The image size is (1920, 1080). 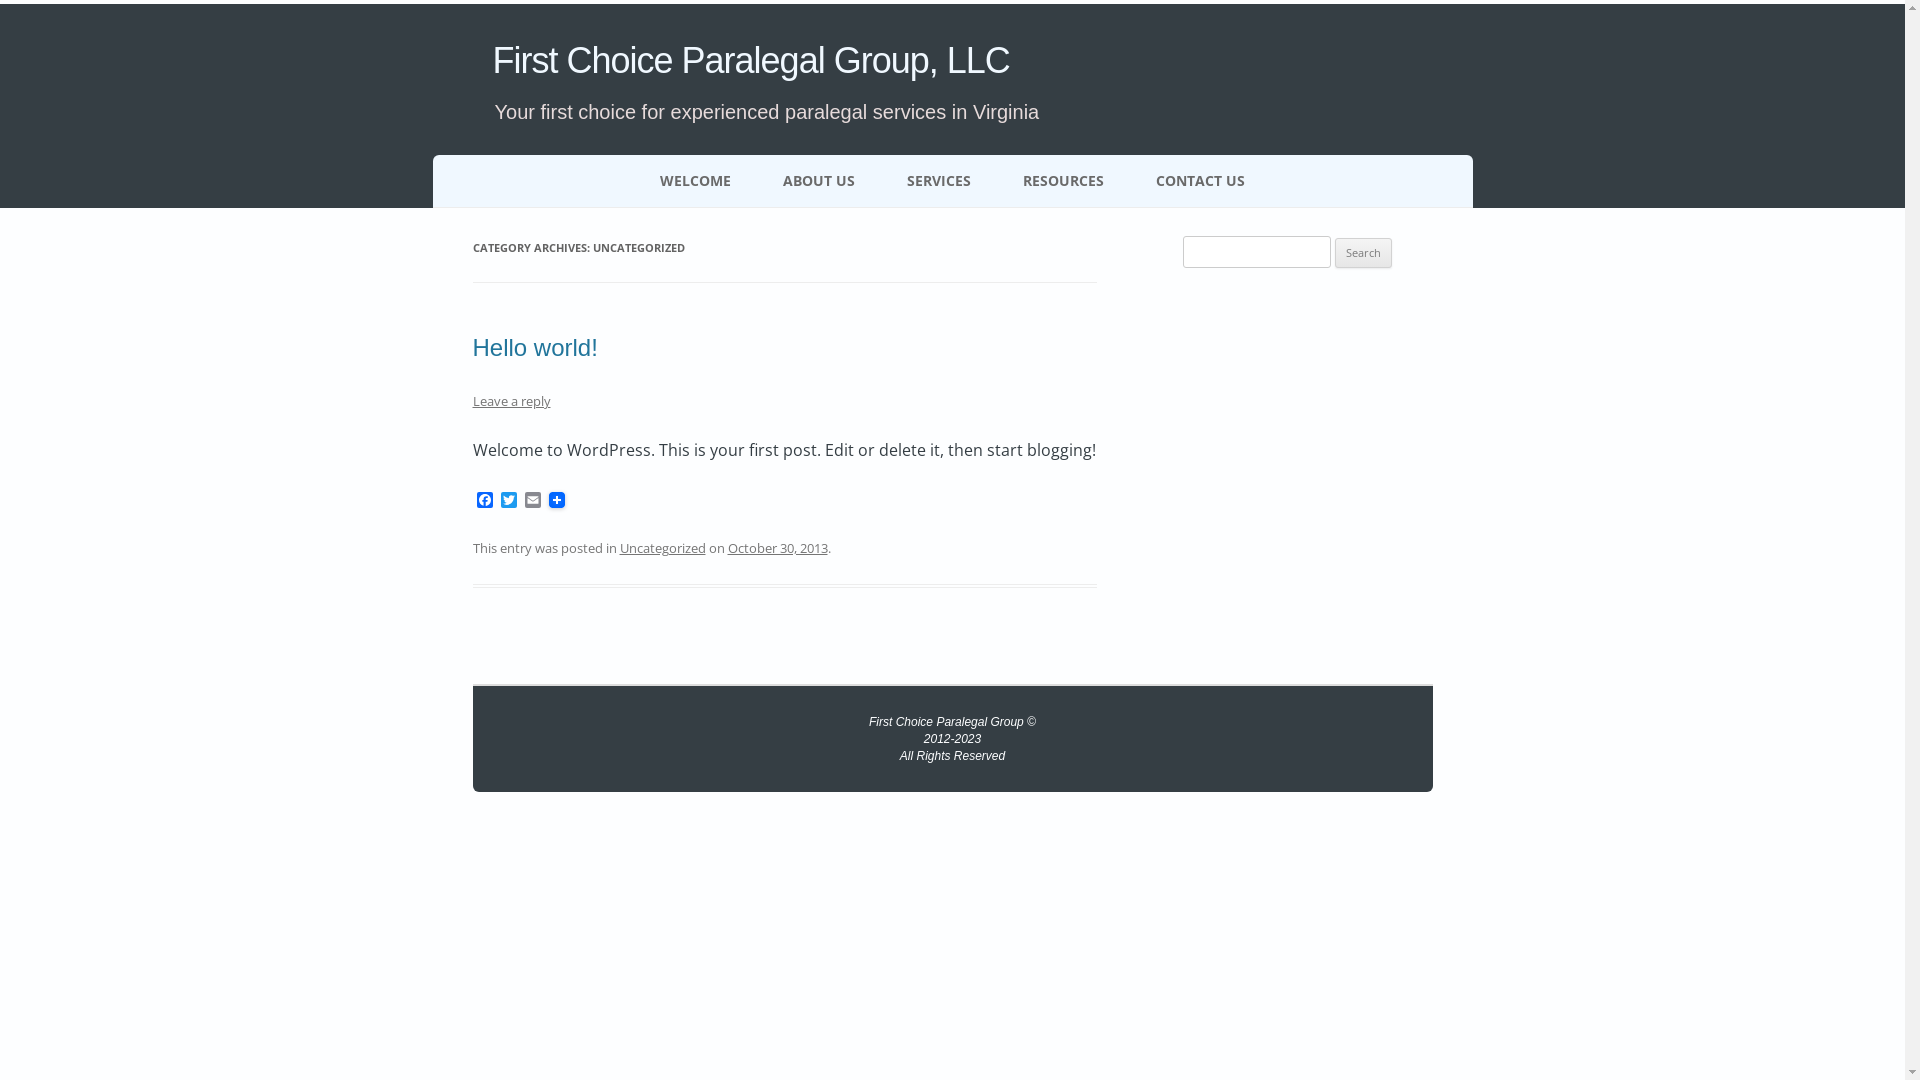 What do you see at coordinates (491, 60) in the screenshot?
I see `'First Choice Paralegal Group, LLC'` at bounding box center [491, 60].